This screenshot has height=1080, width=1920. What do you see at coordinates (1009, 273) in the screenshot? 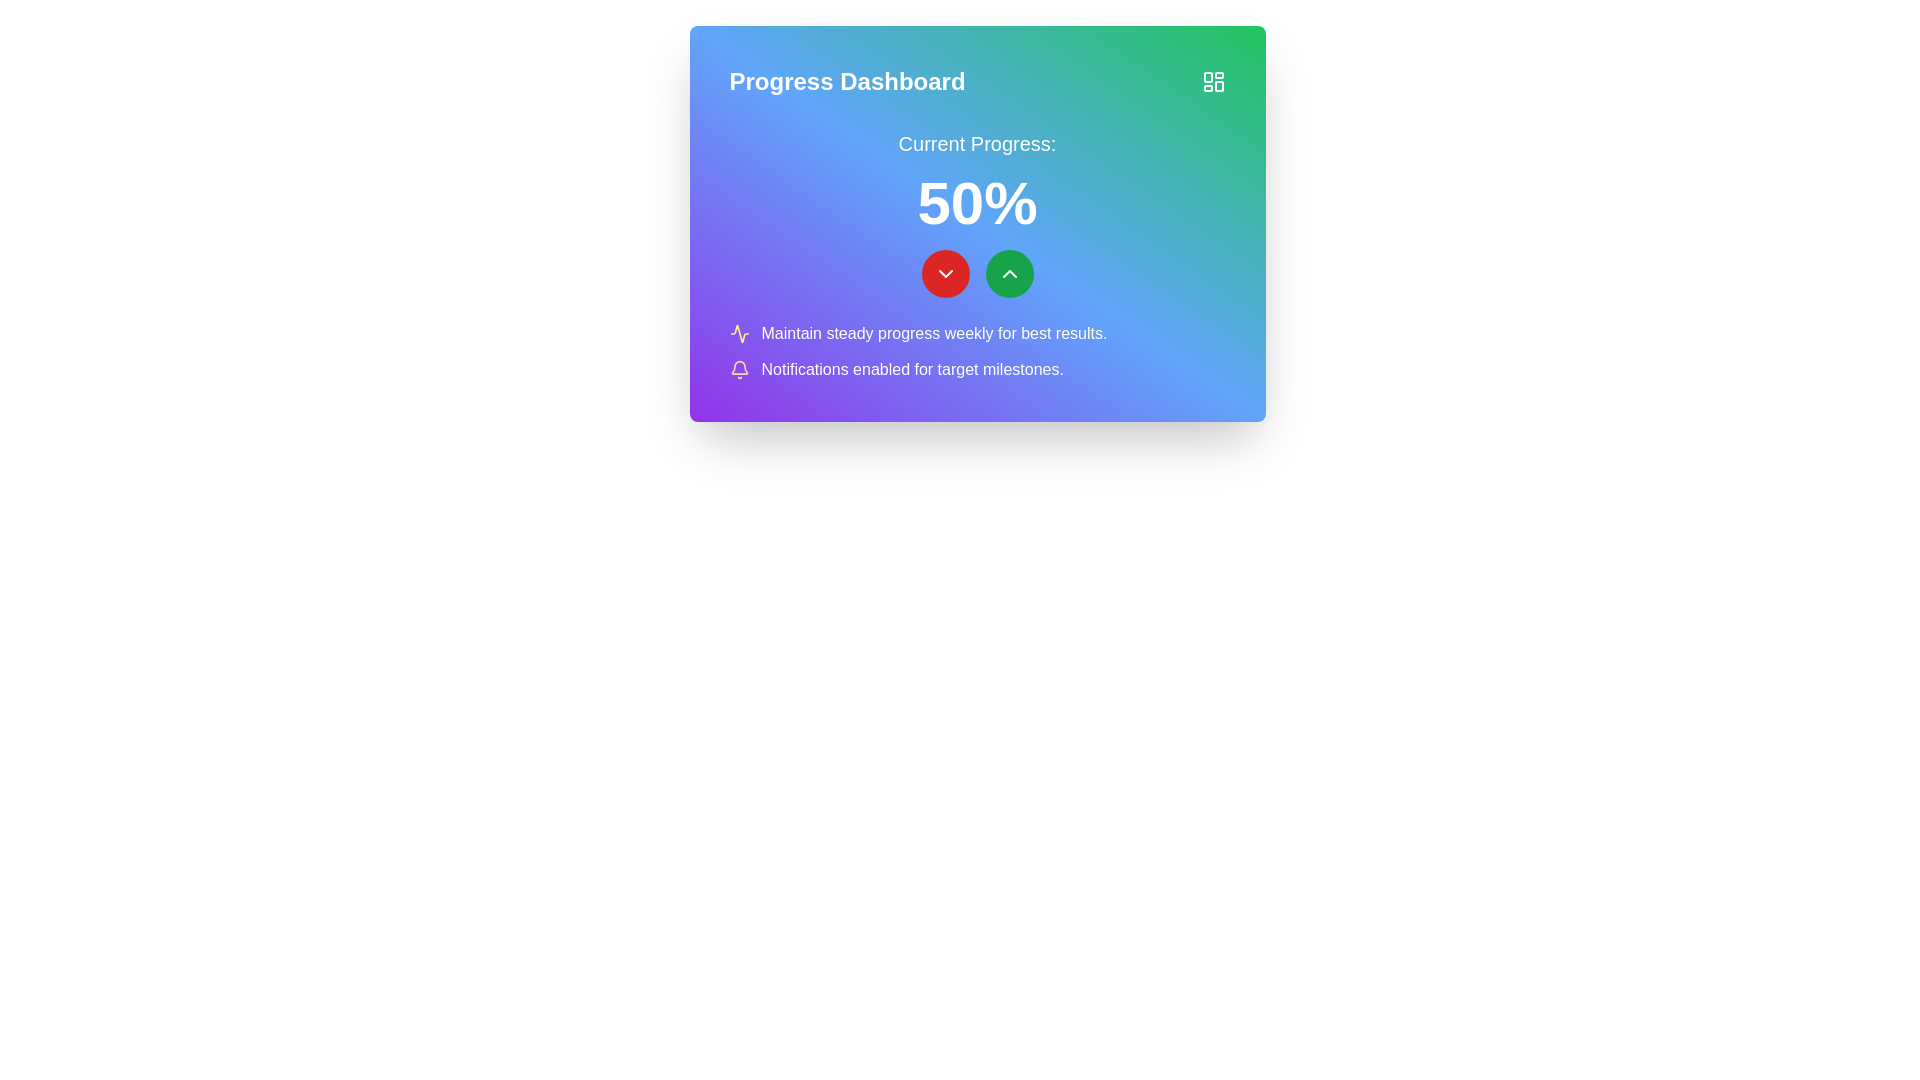
I see `the upward-pointing chevron arrow icon within the green circular button` at bounding box center [1009, 273].